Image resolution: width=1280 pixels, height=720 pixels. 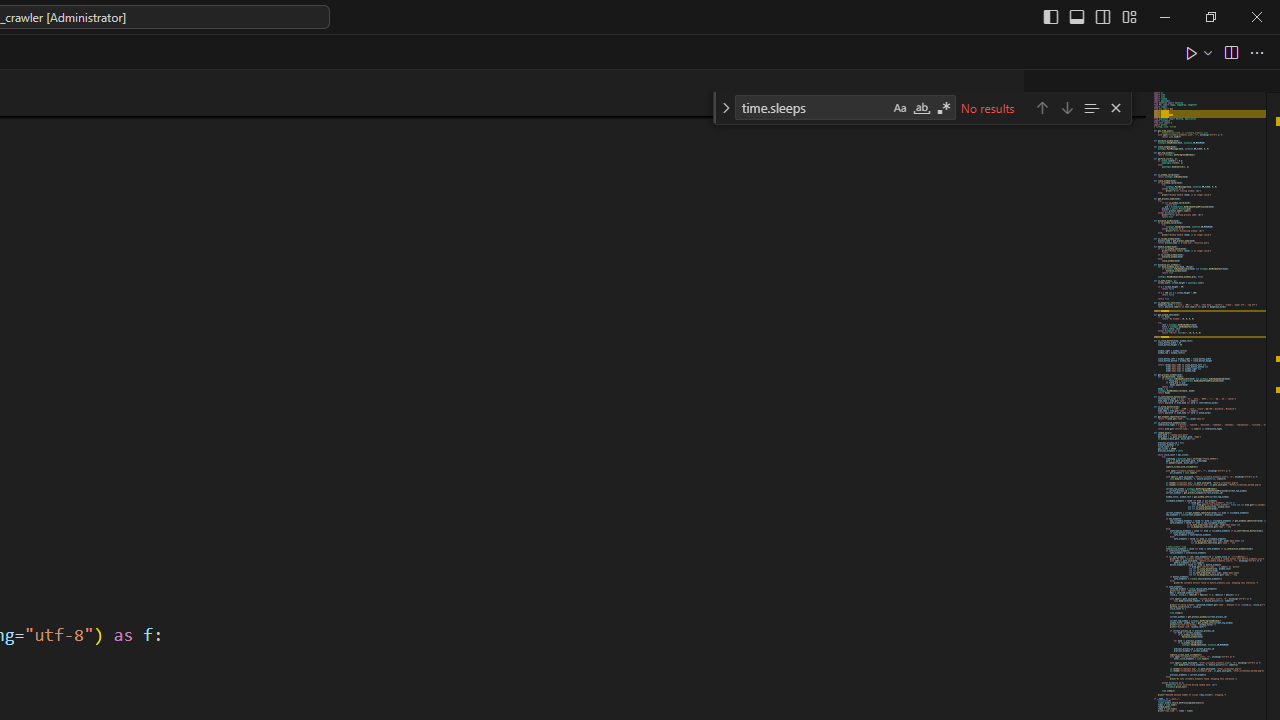 What do you see at coordinates (1229, 51) in the screenshot?
I see `'Split Editor Right (Ctrl+\) [Alt] Split Editor Down'` at bounding box center [1229, 51].